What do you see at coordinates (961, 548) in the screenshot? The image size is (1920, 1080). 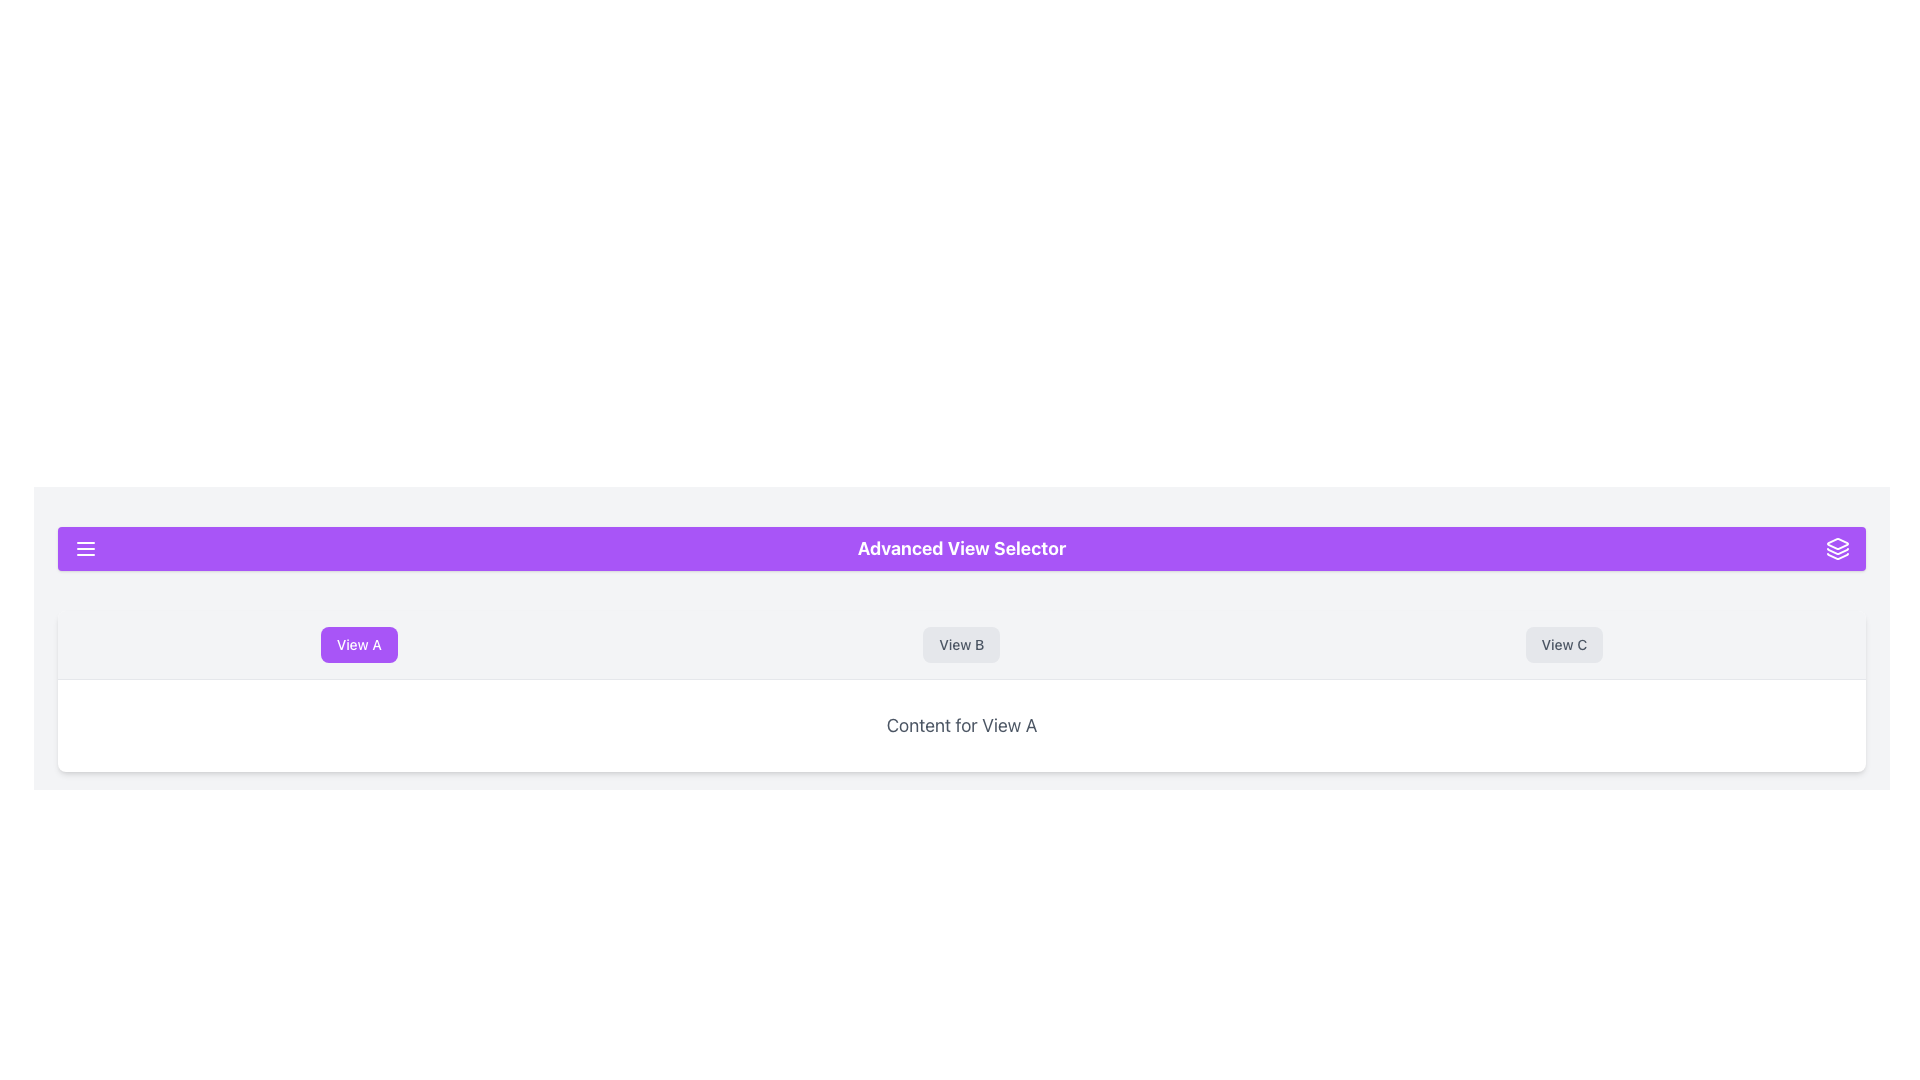 I see `the header bar located at the top section of the interface, which serves as a title and context for navigation` at bounding box center [961, 548].